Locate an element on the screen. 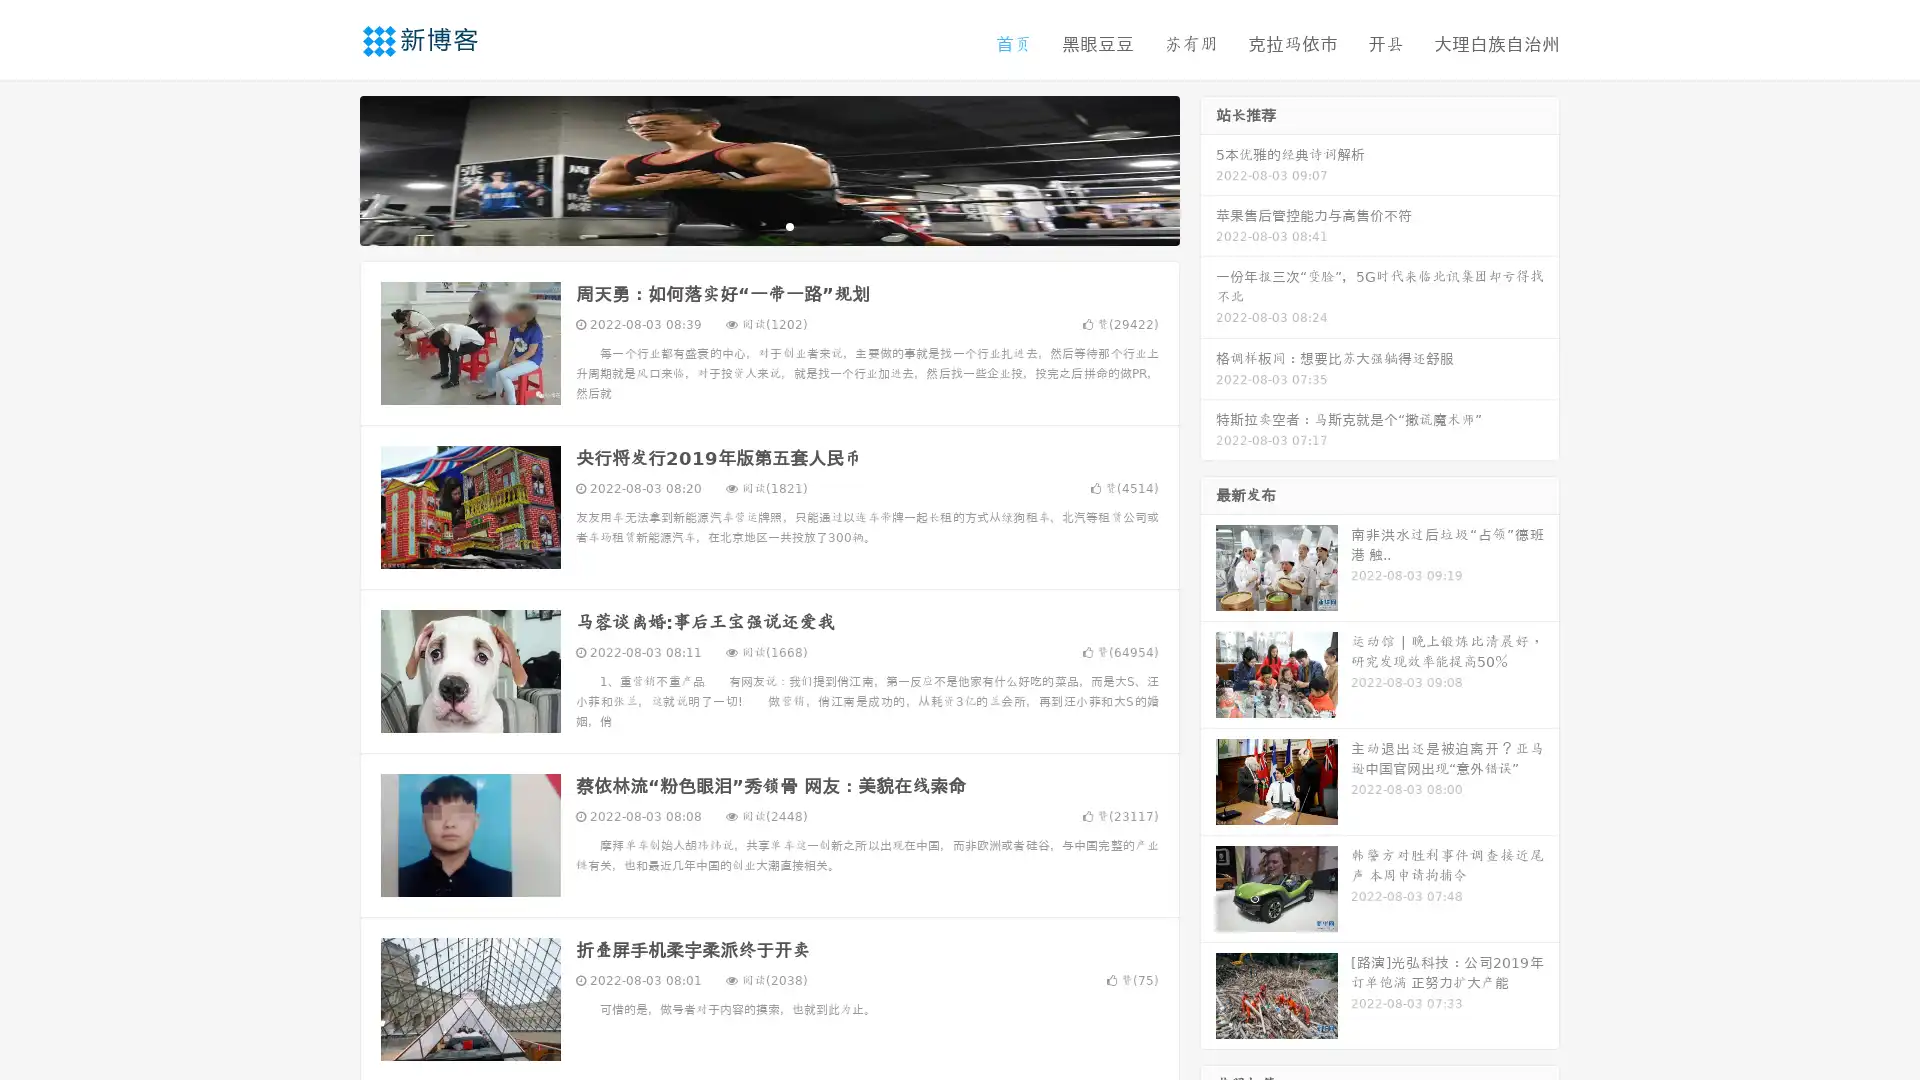 This screenshot has width=1920, height=1080. Go to slide 2 is located at coordinates (768, 225).